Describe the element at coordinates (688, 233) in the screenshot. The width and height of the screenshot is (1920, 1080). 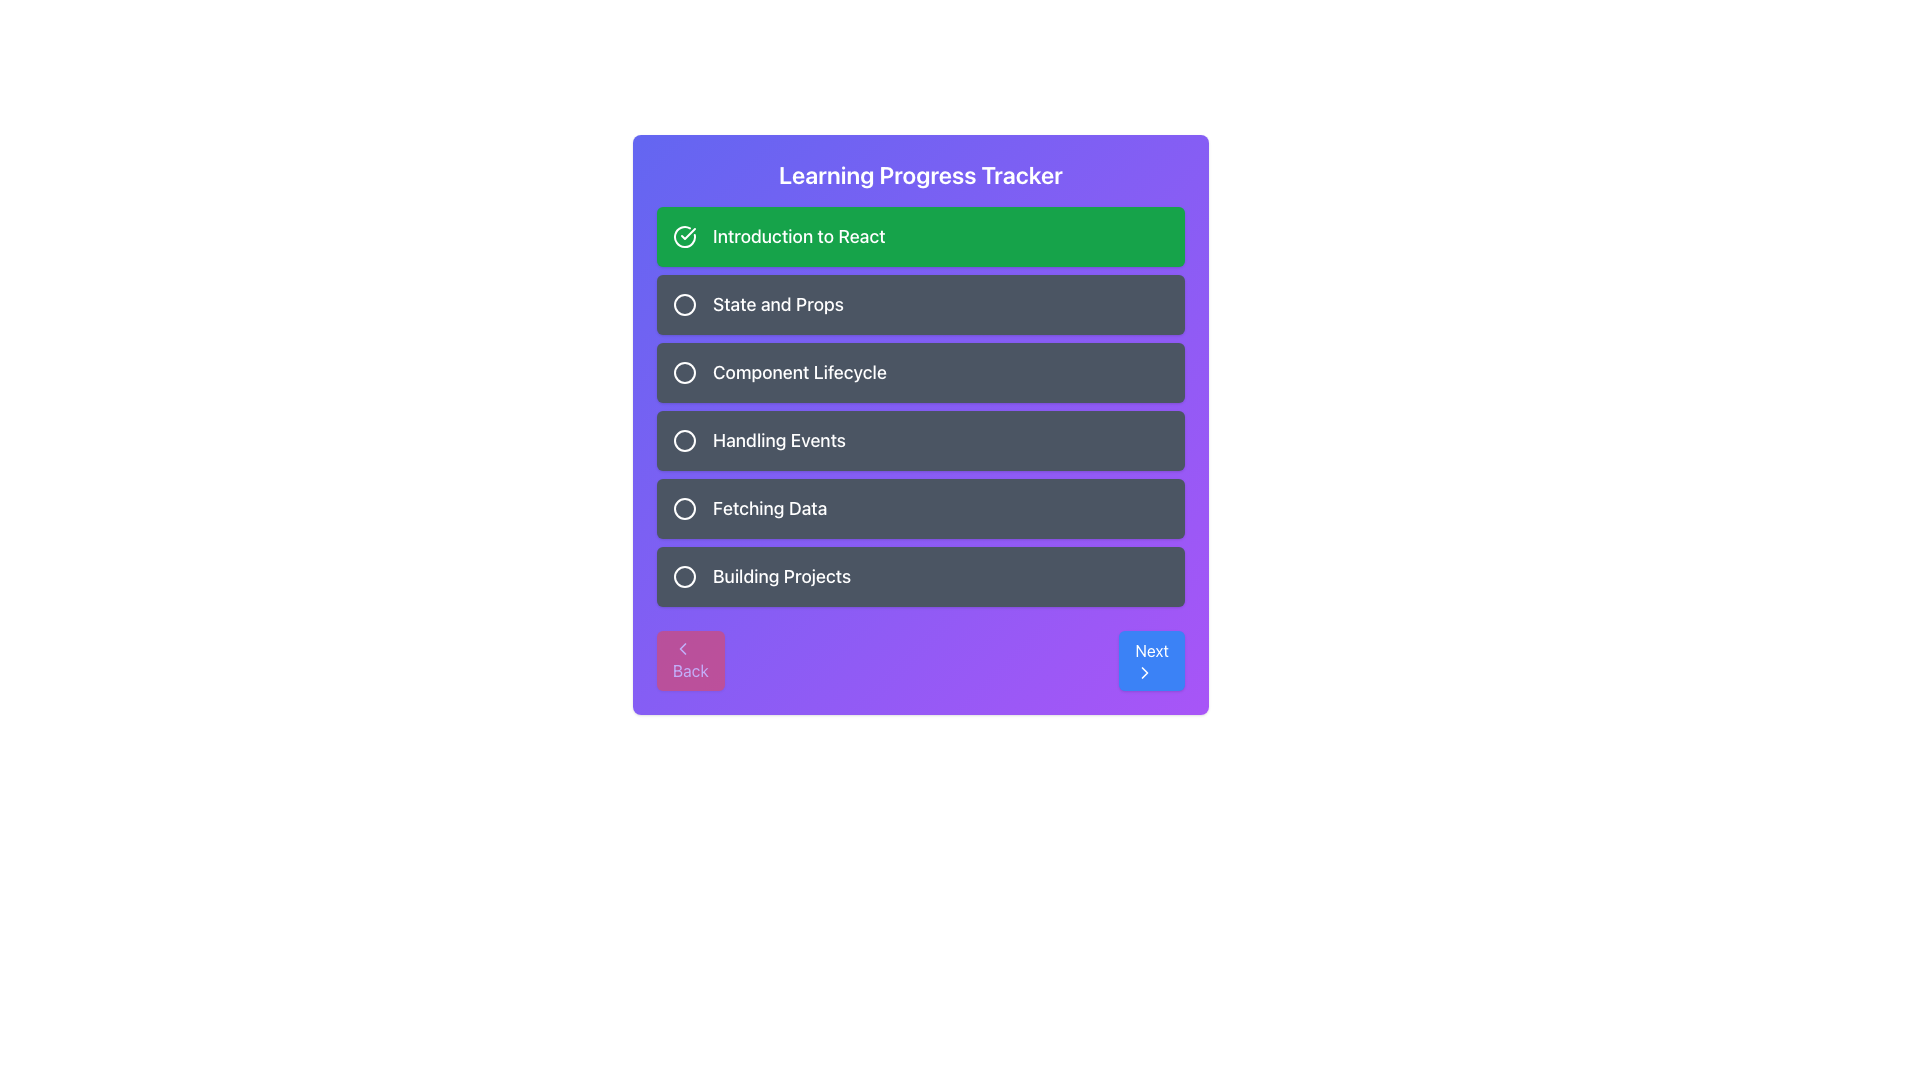
I see `the checkmark symbol in the green-highlighted list item labeled 'Introduction to React' to identify its selected state` at that location.